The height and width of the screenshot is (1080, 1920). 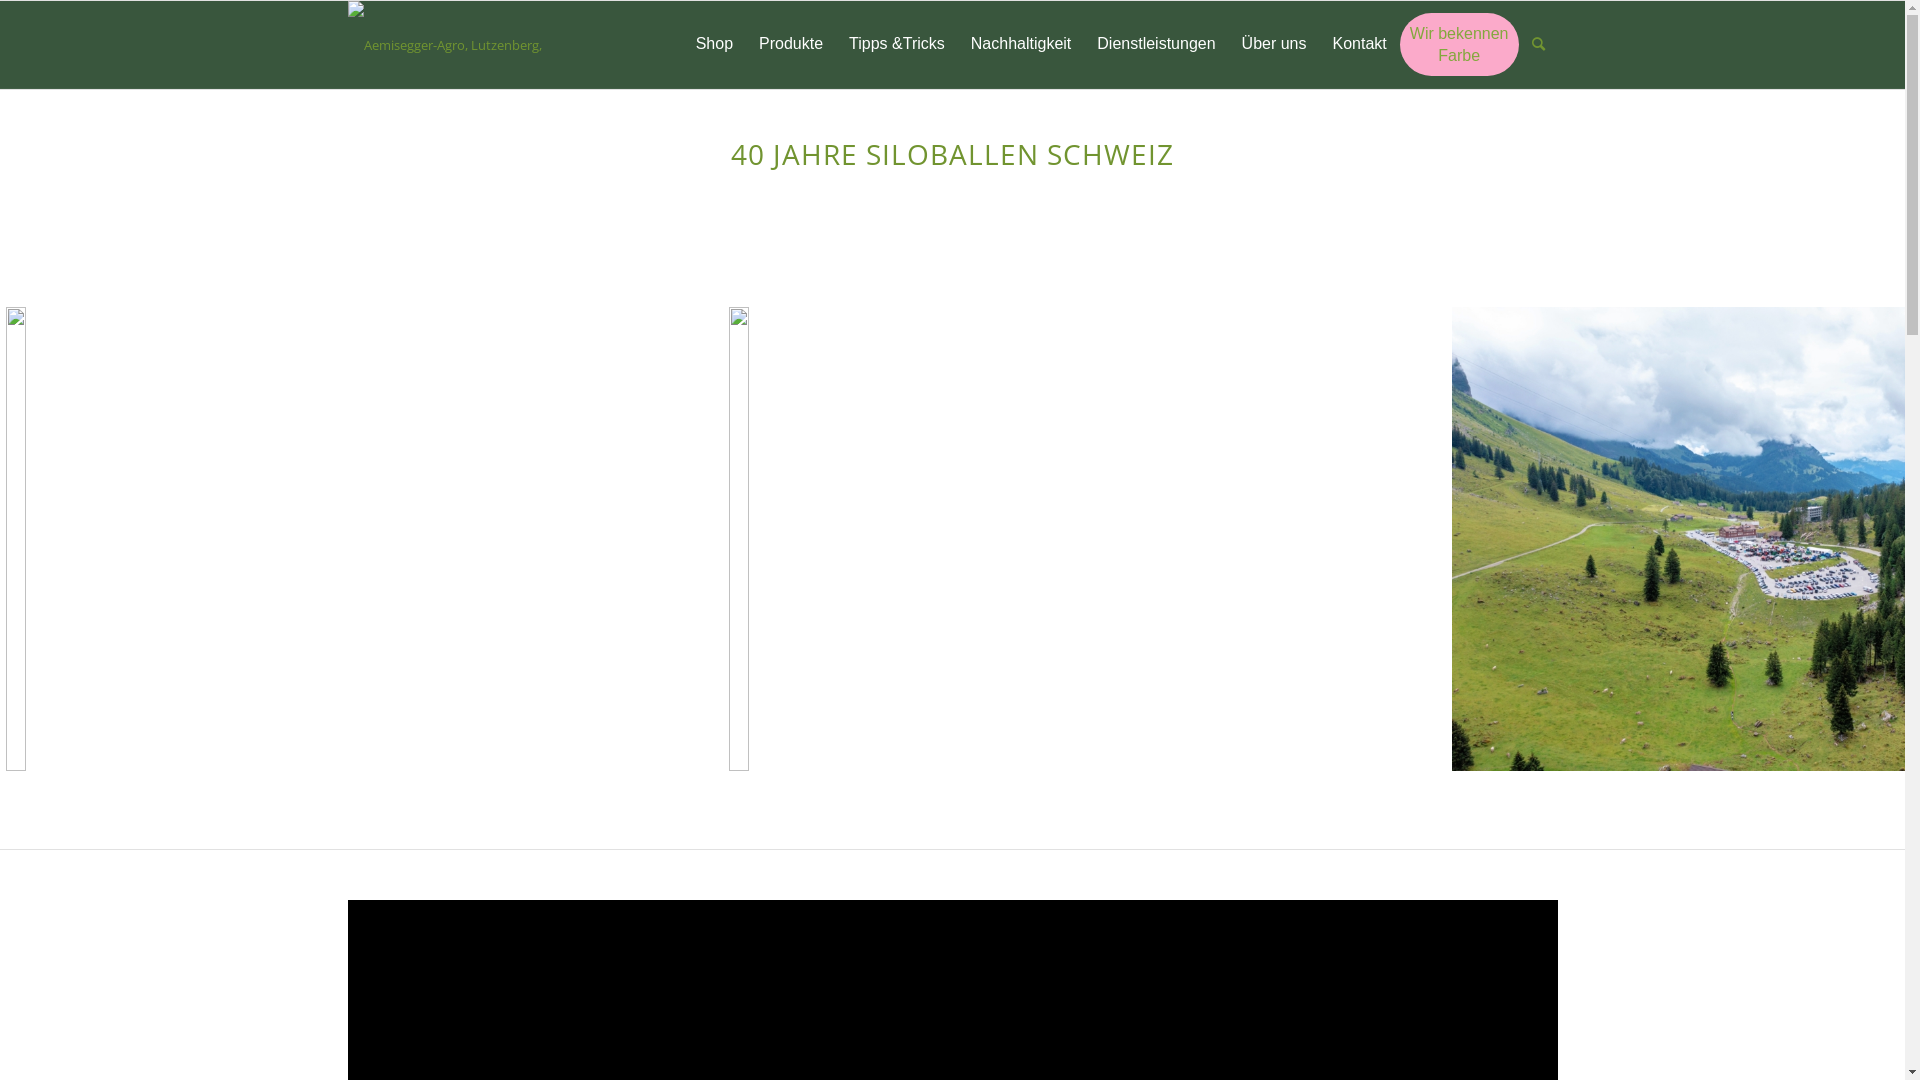 What do you see at coordinates (1156, 45) in the screenshot?
I see `'Dienstleistungen'` at bounding box center [1156, 45].